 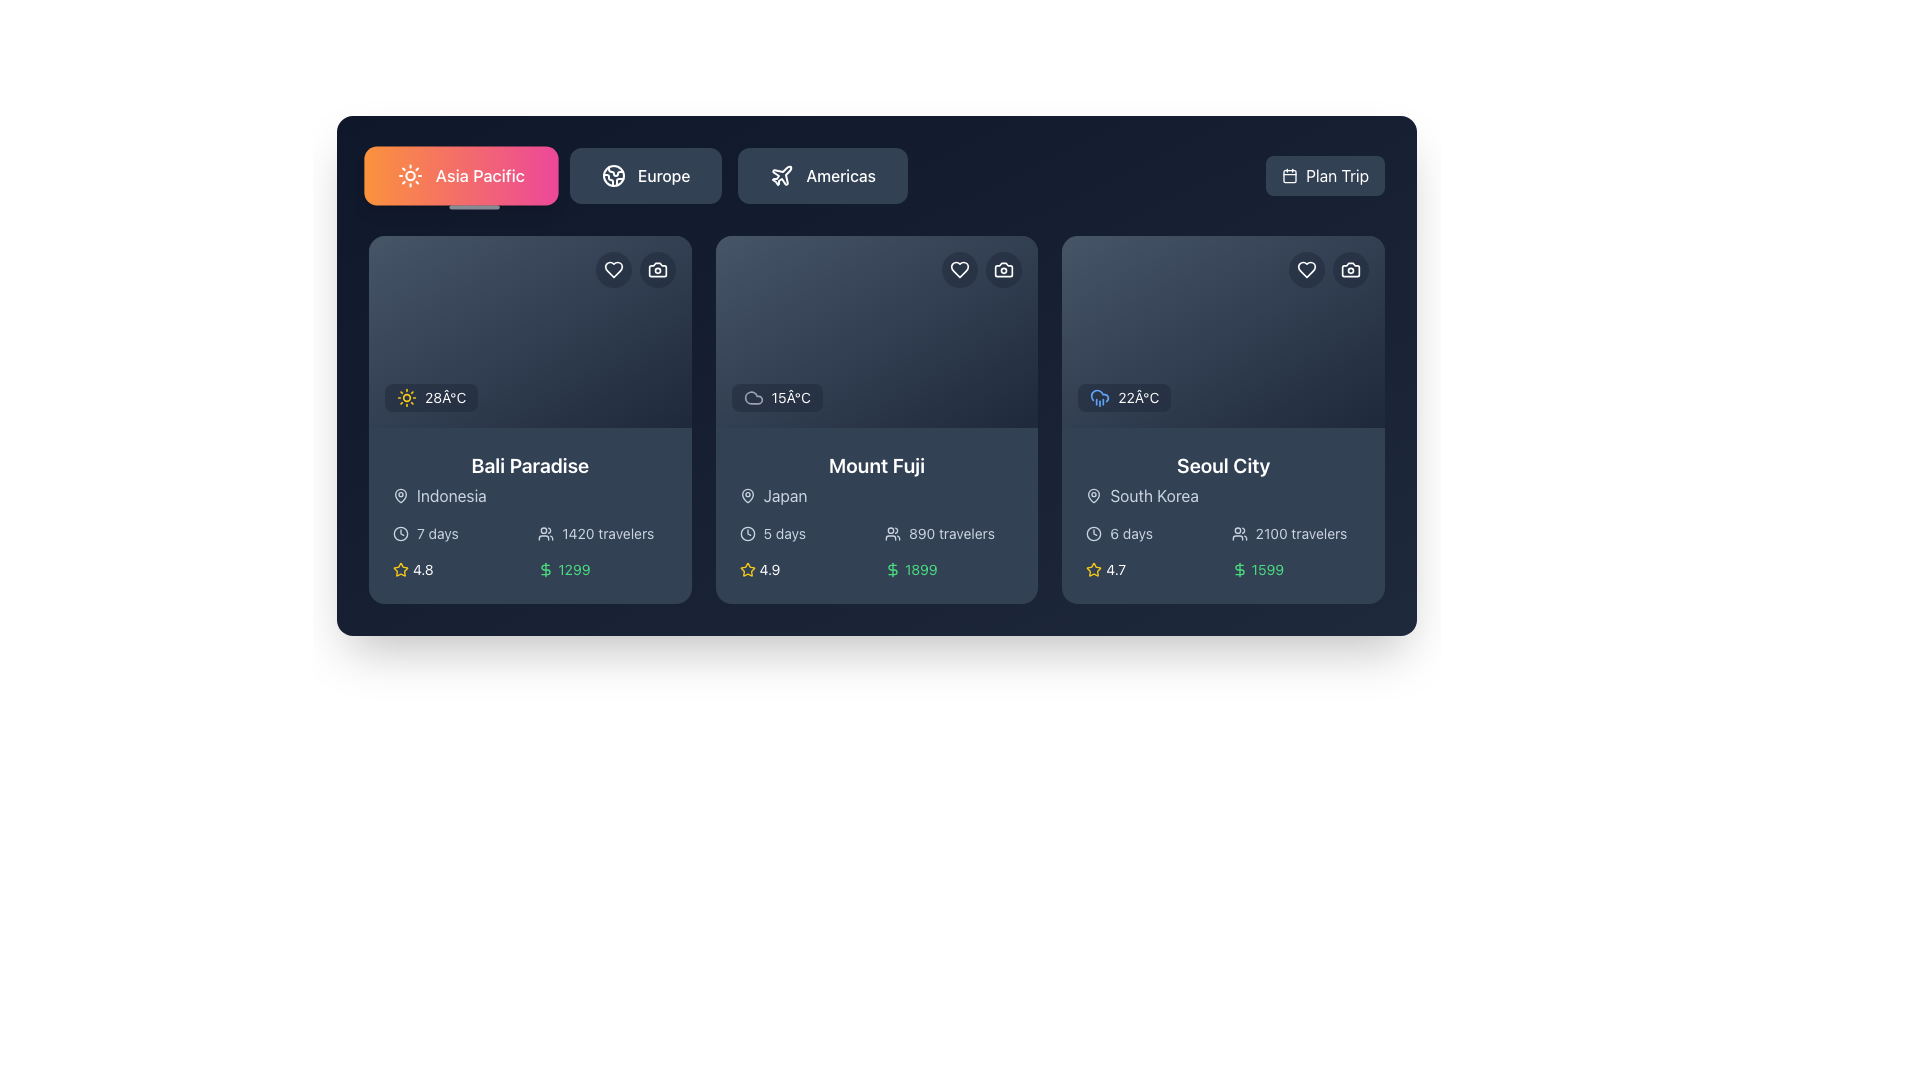 I want to click on the 'Mount Fuji' text header displayed in a bold white font against a darker blue background, located in the center card of the Asia Pacific section, so click(x=877, y=466).